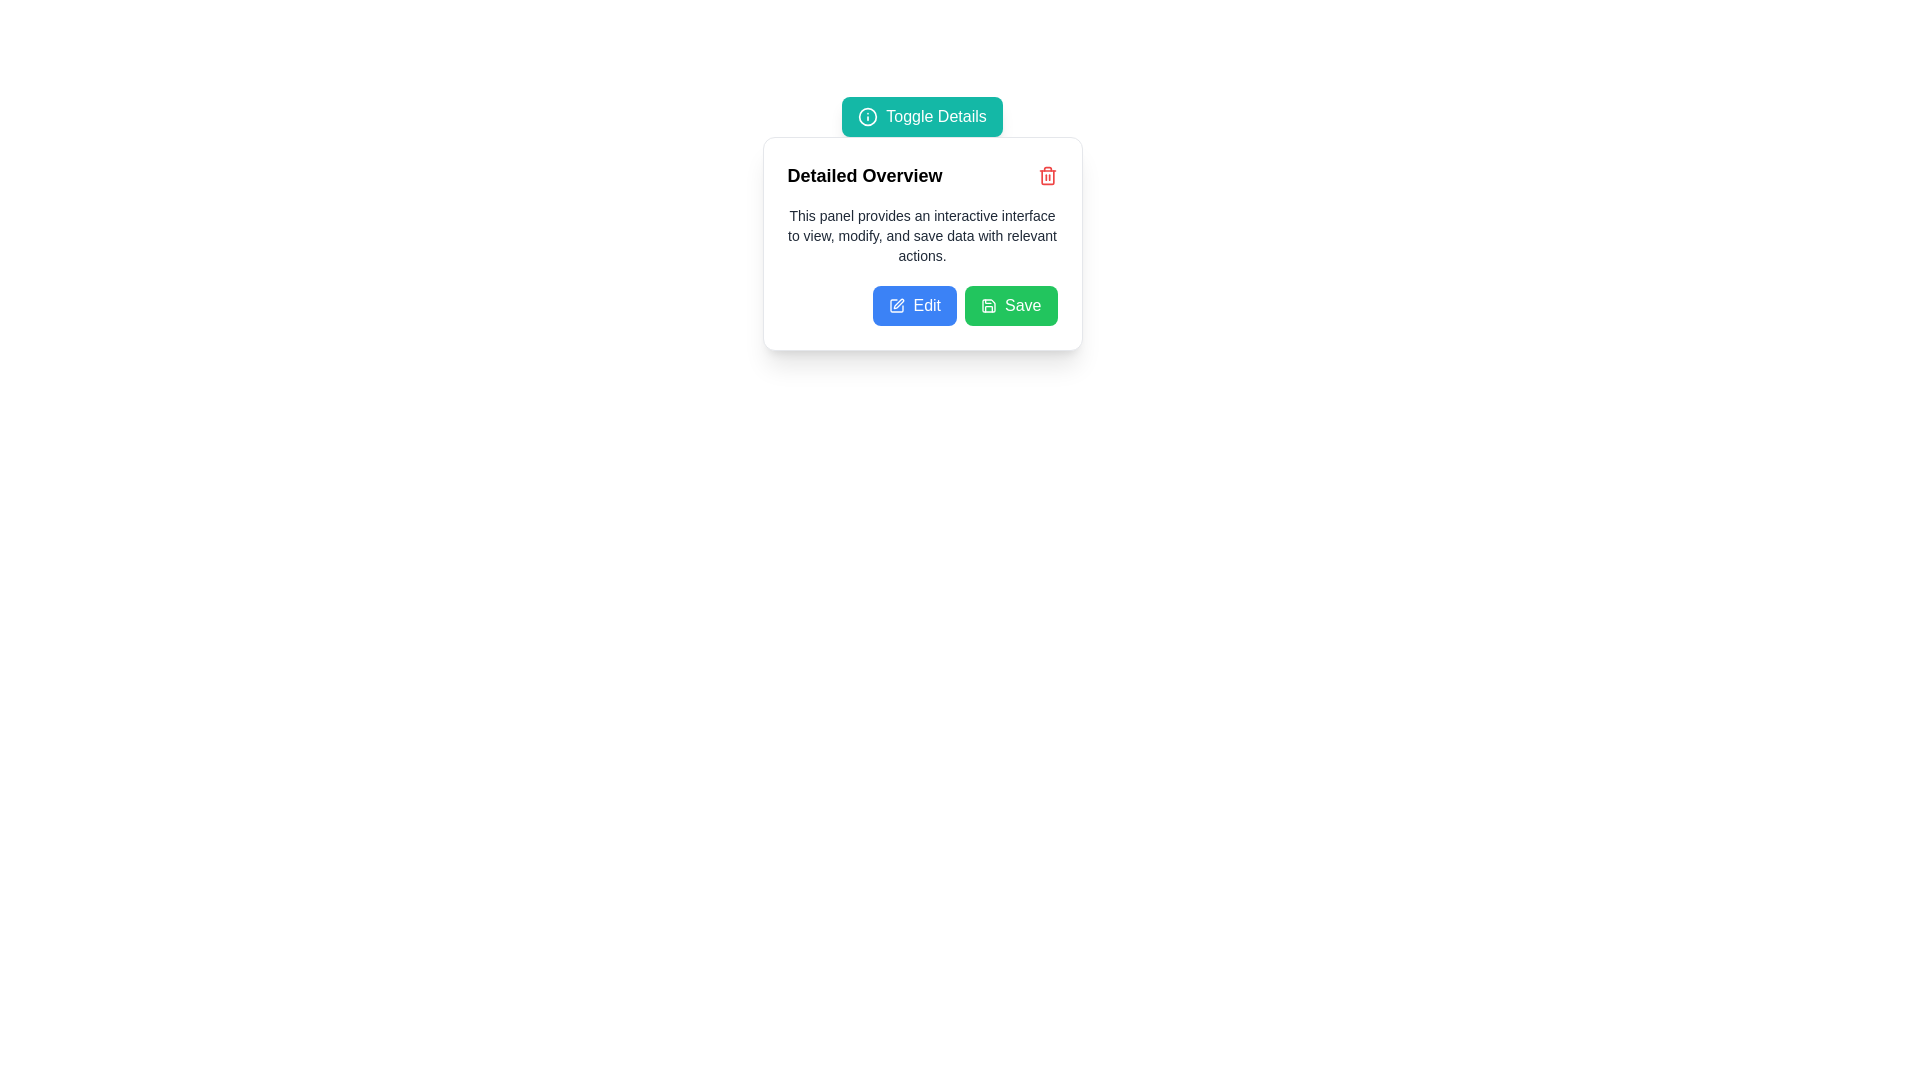 Image resolution: width=1920 pixels, height=1080 pixels. What do you see at coordinates (914, 305) in the screenshot?
I see `the edit button located to the left of the 'Save' button, which triggers an edit mode for modifying settings` at bounding box center [914, 305].